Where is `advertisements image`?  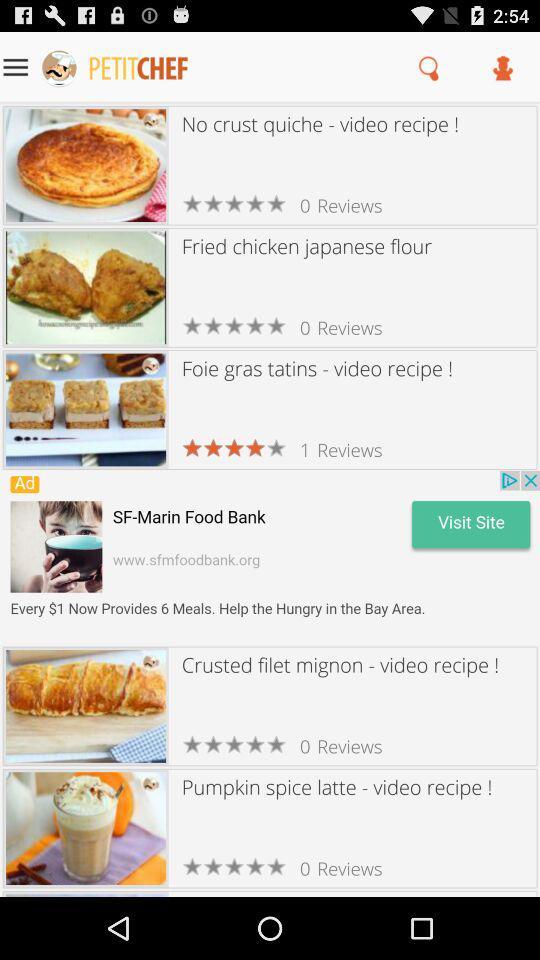
advertisements image is located at coordinates (270, 557).